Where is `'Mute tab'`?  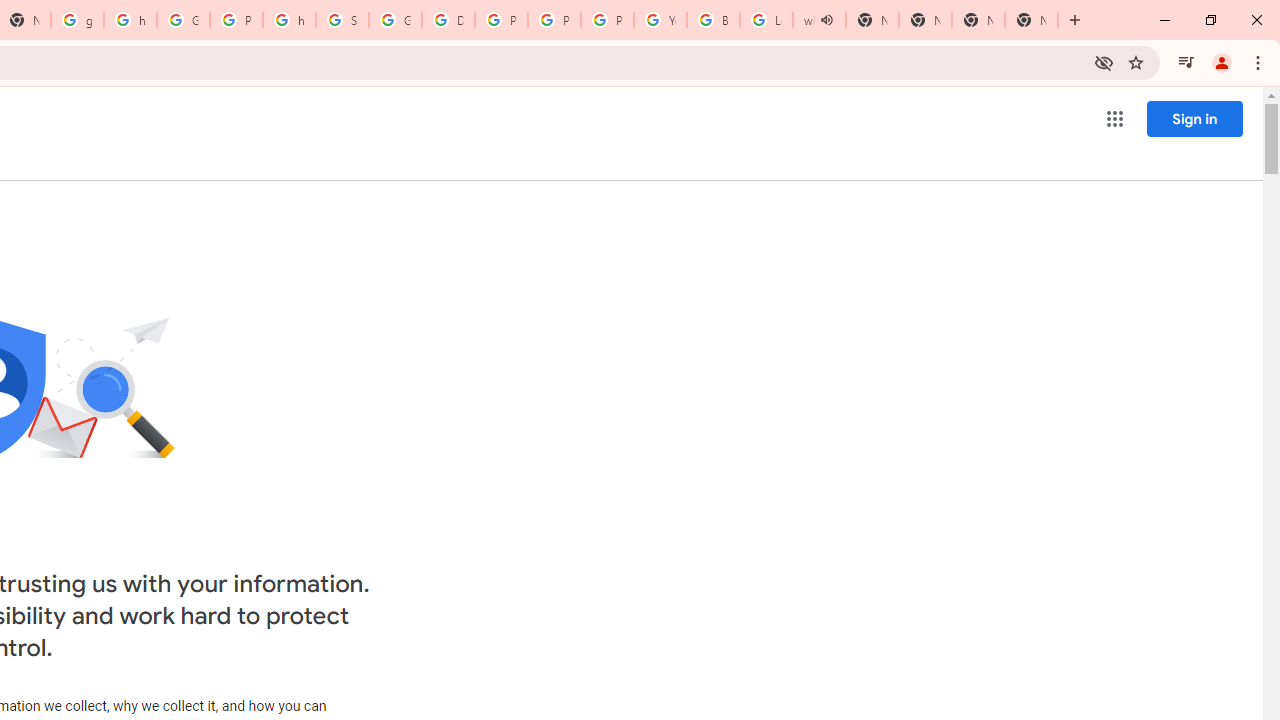 'Mute tab' is located at coordinates (826, 20).